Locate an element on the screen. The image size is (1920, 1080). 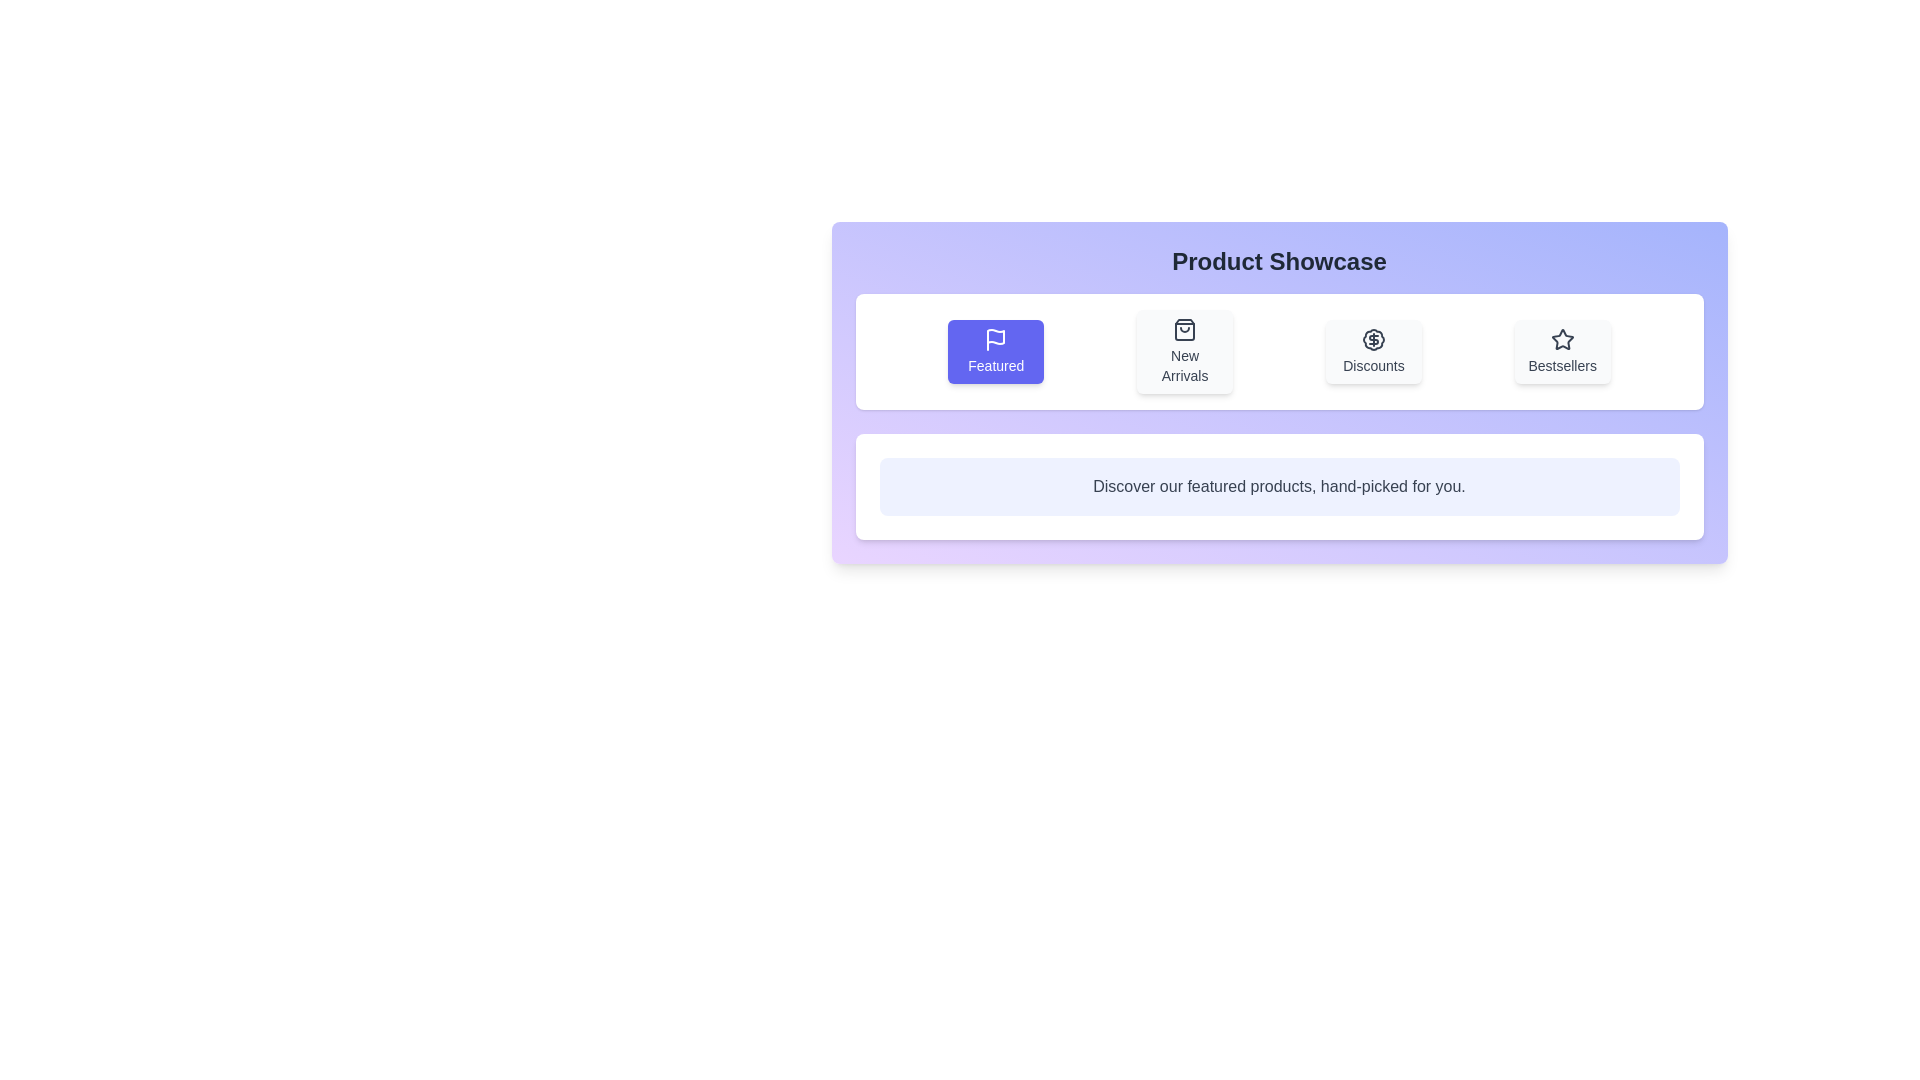
the outer circular badge pattern of the dollar badge icon, which is the third icon from the left in the group displayed below the 'Product Showcase' heading is located at coordinates (1372, 338).